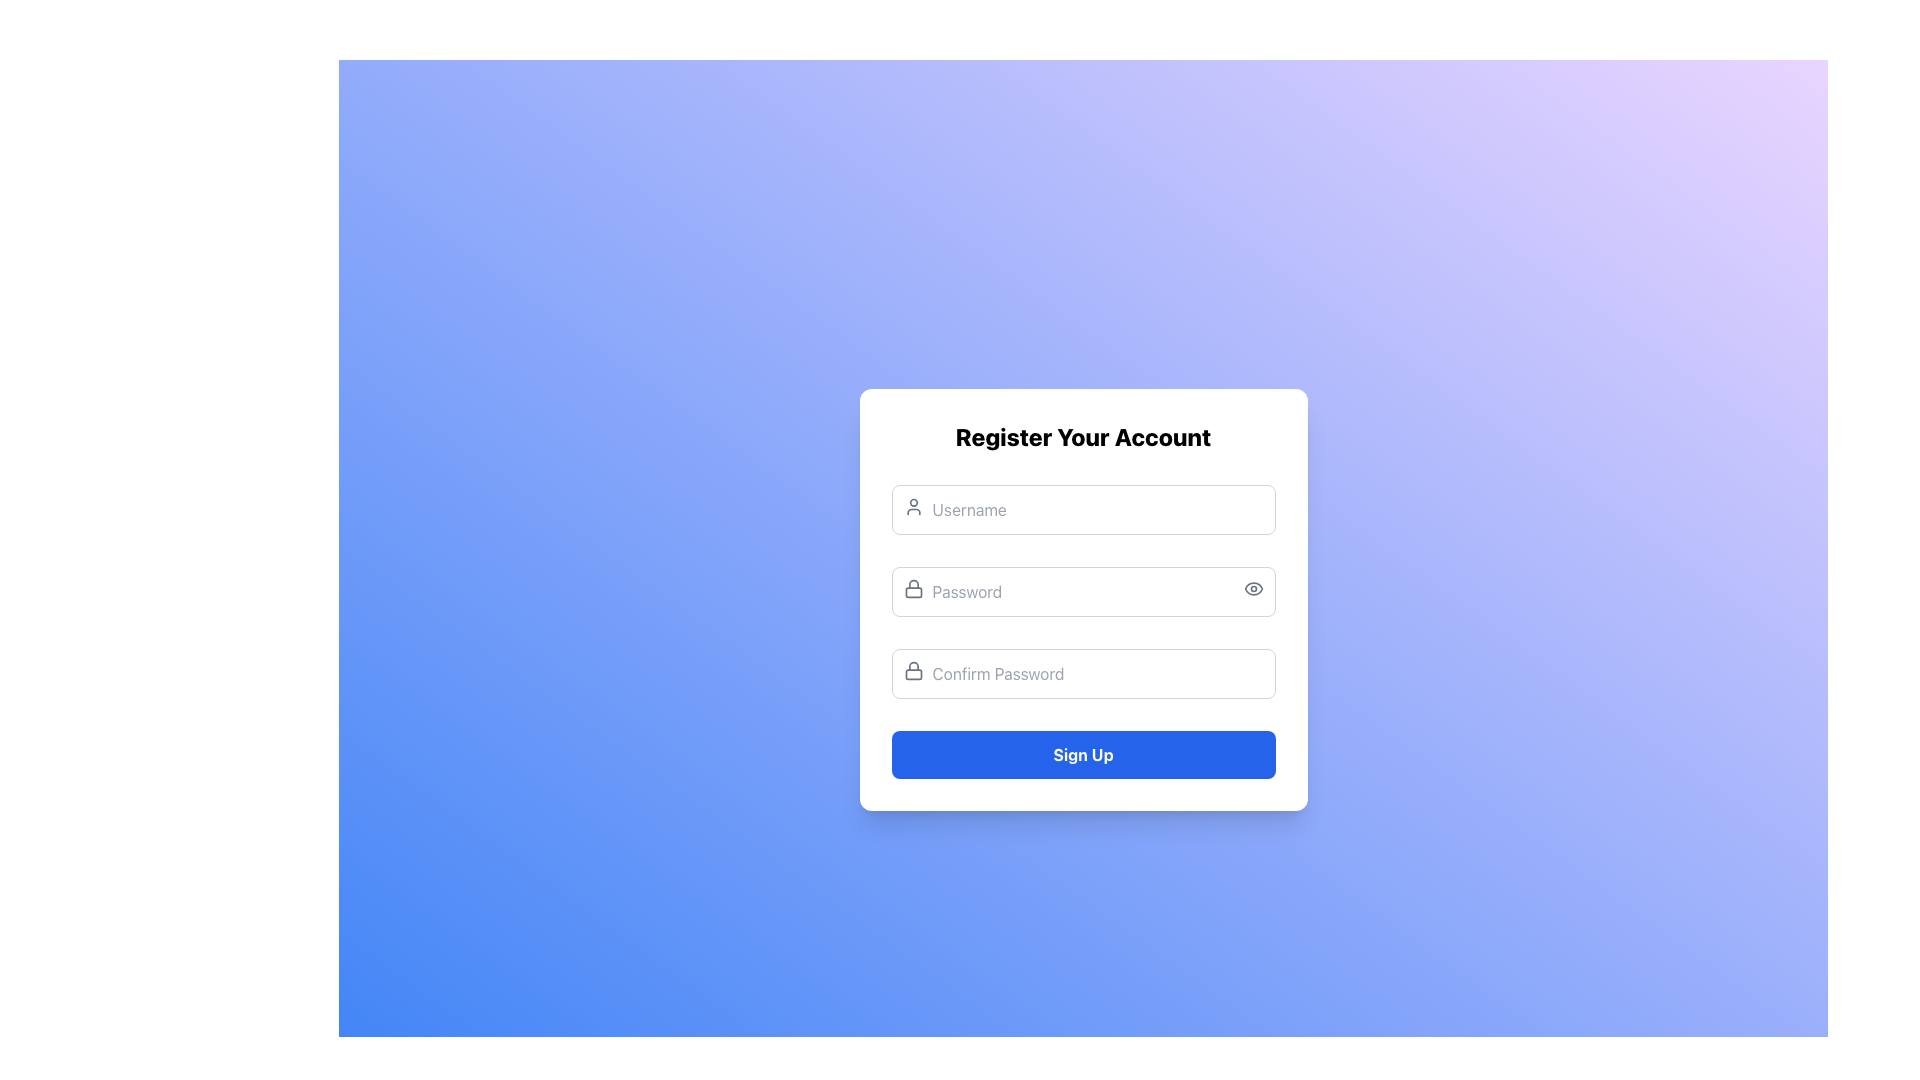 Image resolution: width=1920 pixels, height=1080 pixels. I want to click on the outer elliptical shell of the eye icon, which is located above the pupil inside the password input field on the registration form, so click(1252, 588).